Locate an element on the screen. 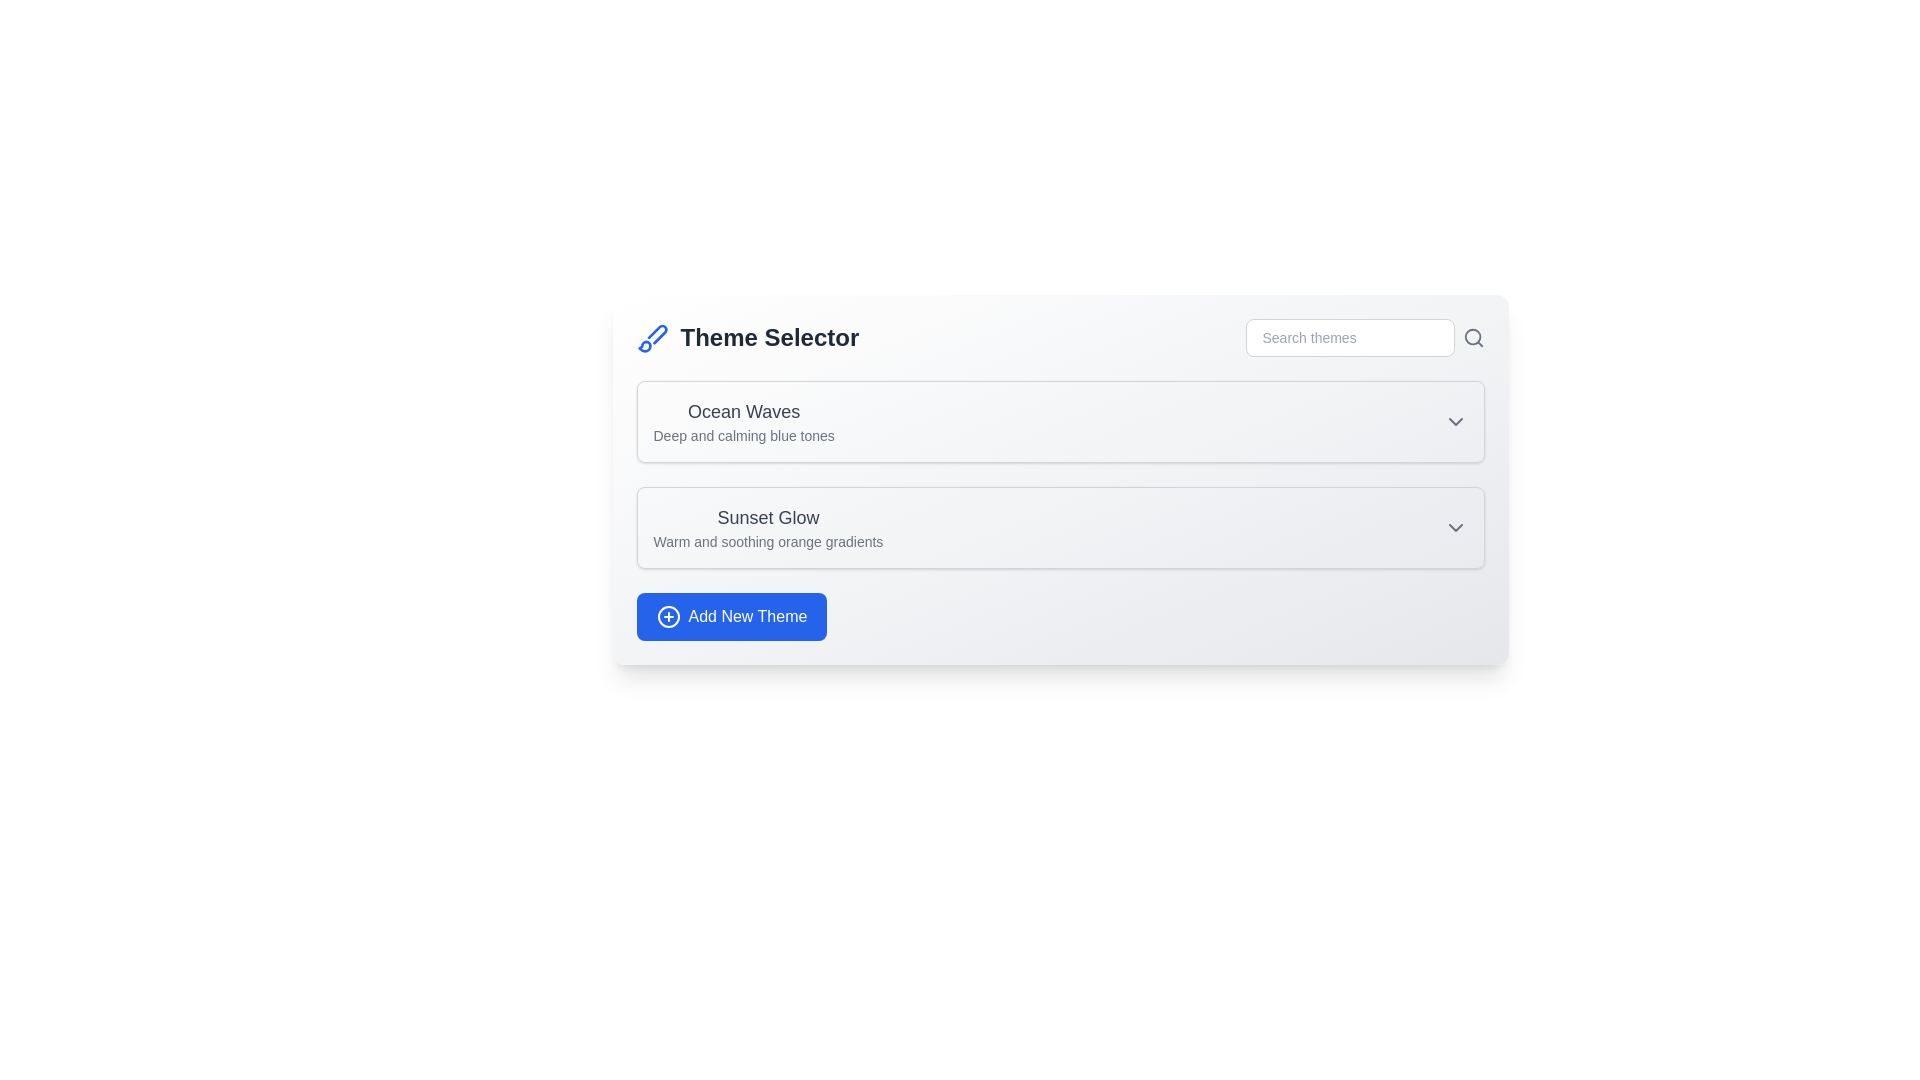 Image resolution: width=1920 pixels, height=1080 pixels. the static text label for the theme option 'Sunset Glow', which serves as the title for this theme in the 'Theme Selector' interface is located at coordinates (767, 516).